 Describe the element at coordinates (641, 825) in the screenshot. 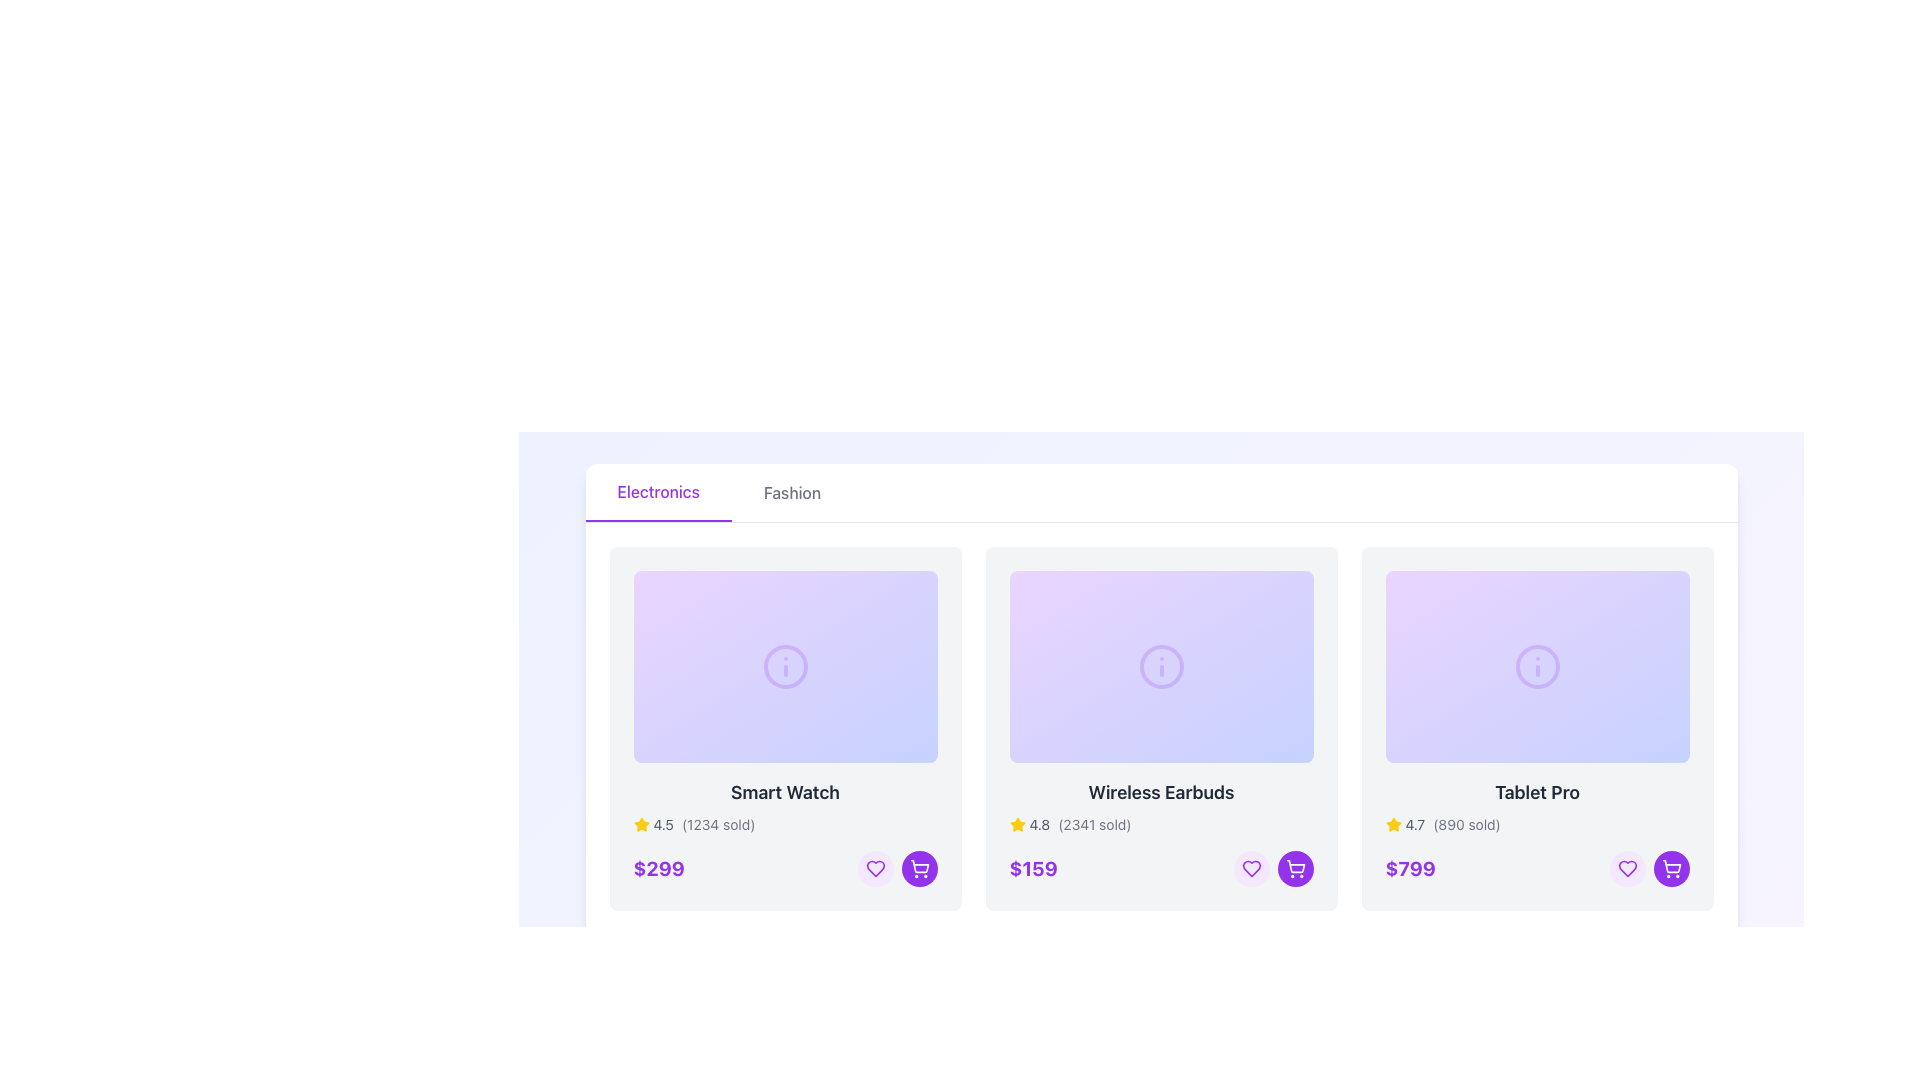

I see `the star icon representing a 4.5 rating for the first product in the row` at that location.